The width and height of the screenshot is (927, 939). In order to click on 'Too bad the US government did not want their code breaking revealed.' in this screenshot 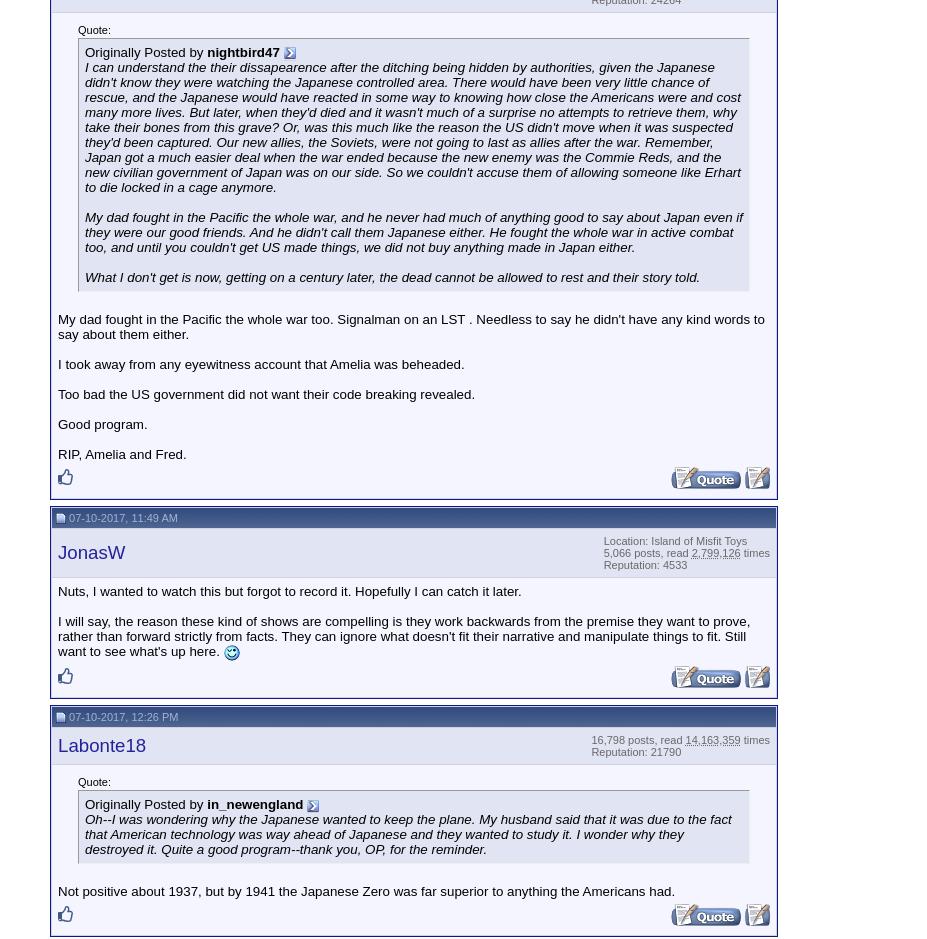, I will do `click(266, 393)`.